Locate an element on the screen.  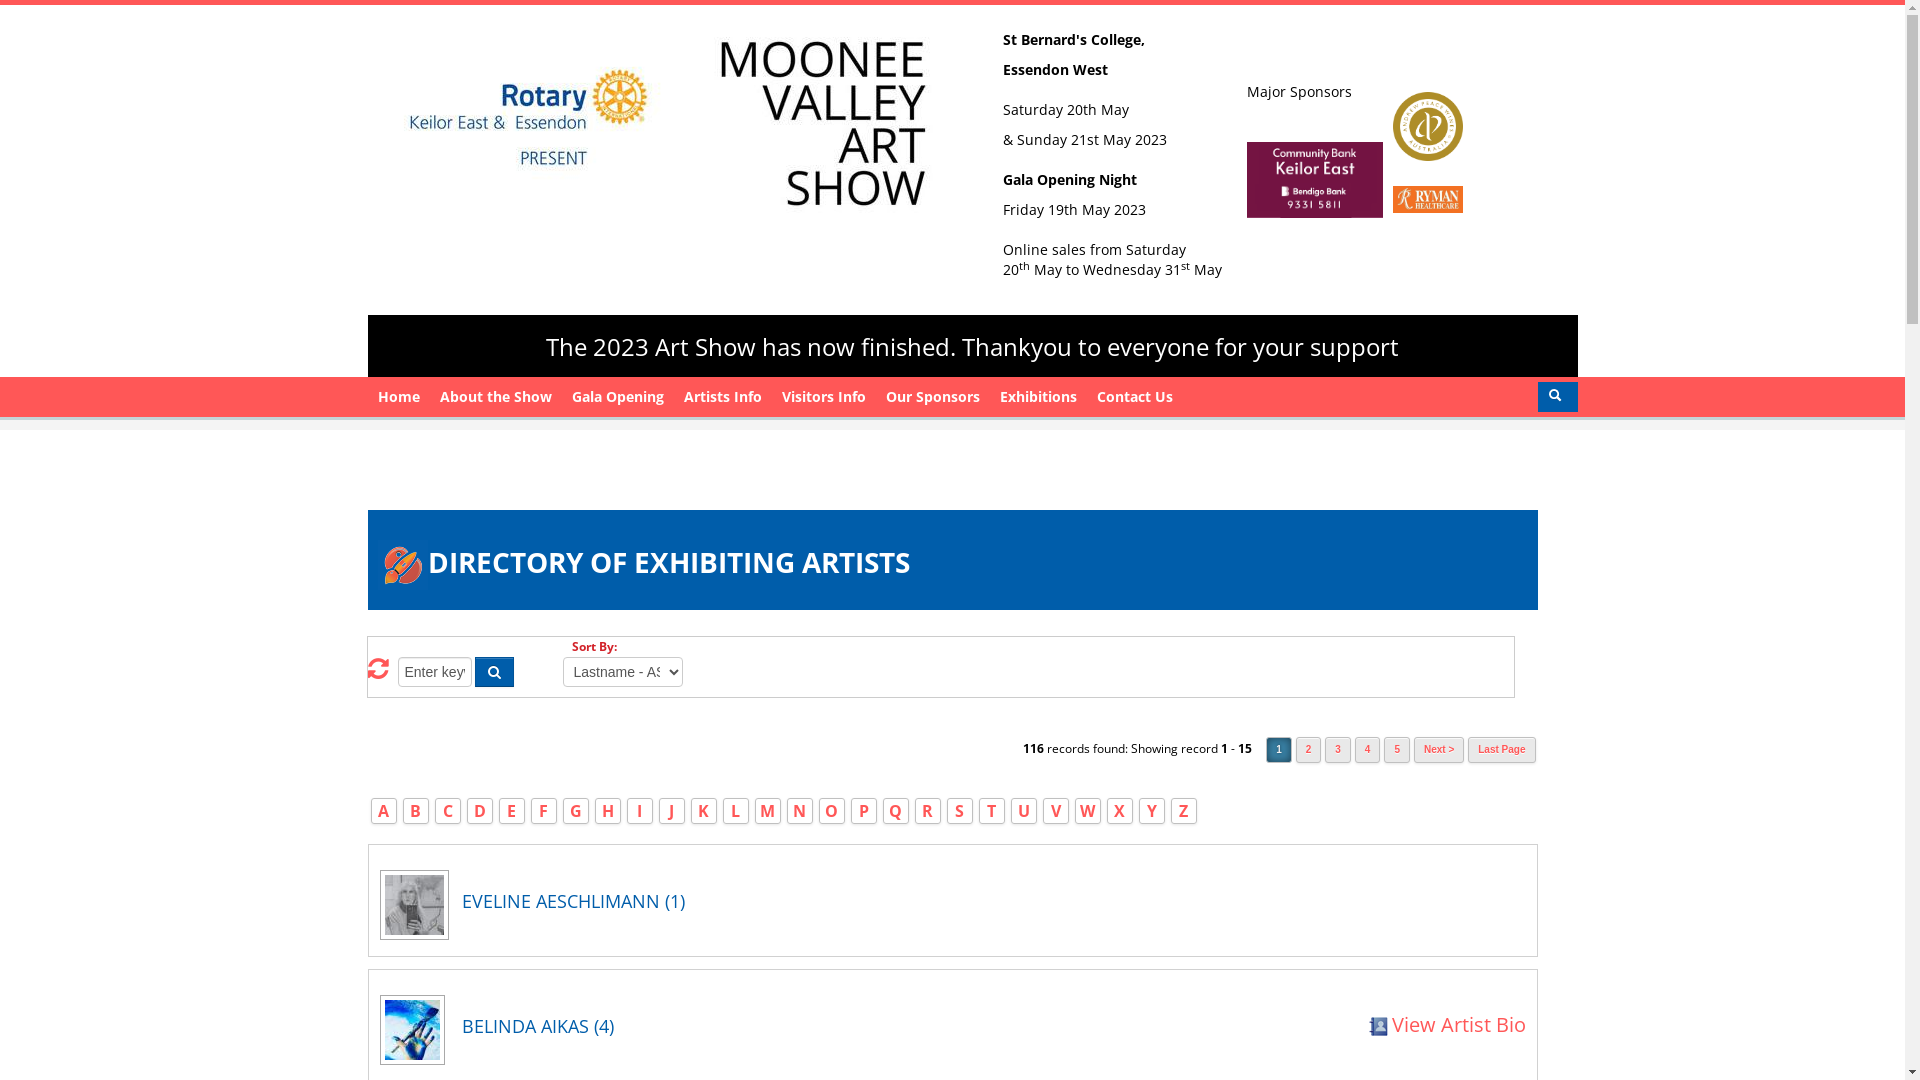
'Last Page' is located at coordinates (1501, 749).